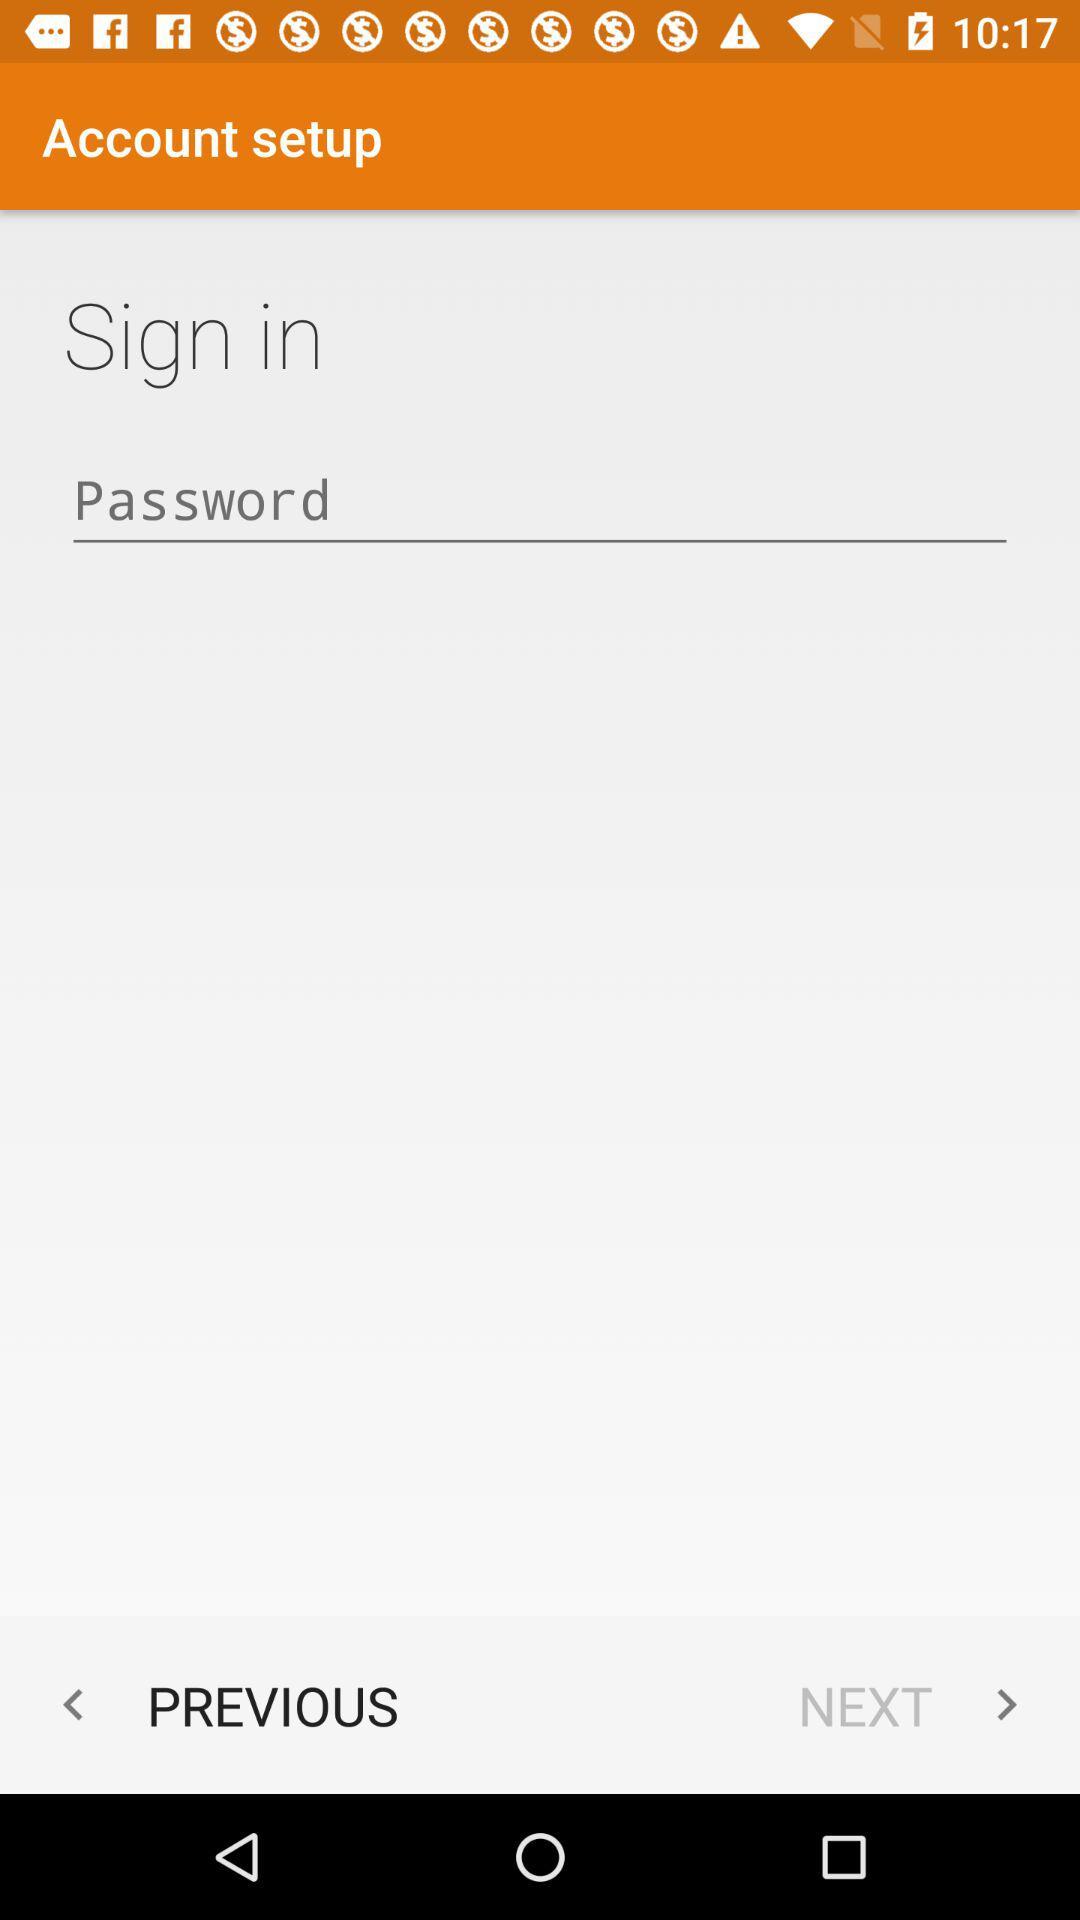 Image resolution: width=1080 pixels, height=1920 pixels. I want to click on the icon to the left of the next app, so click(220, 1704).